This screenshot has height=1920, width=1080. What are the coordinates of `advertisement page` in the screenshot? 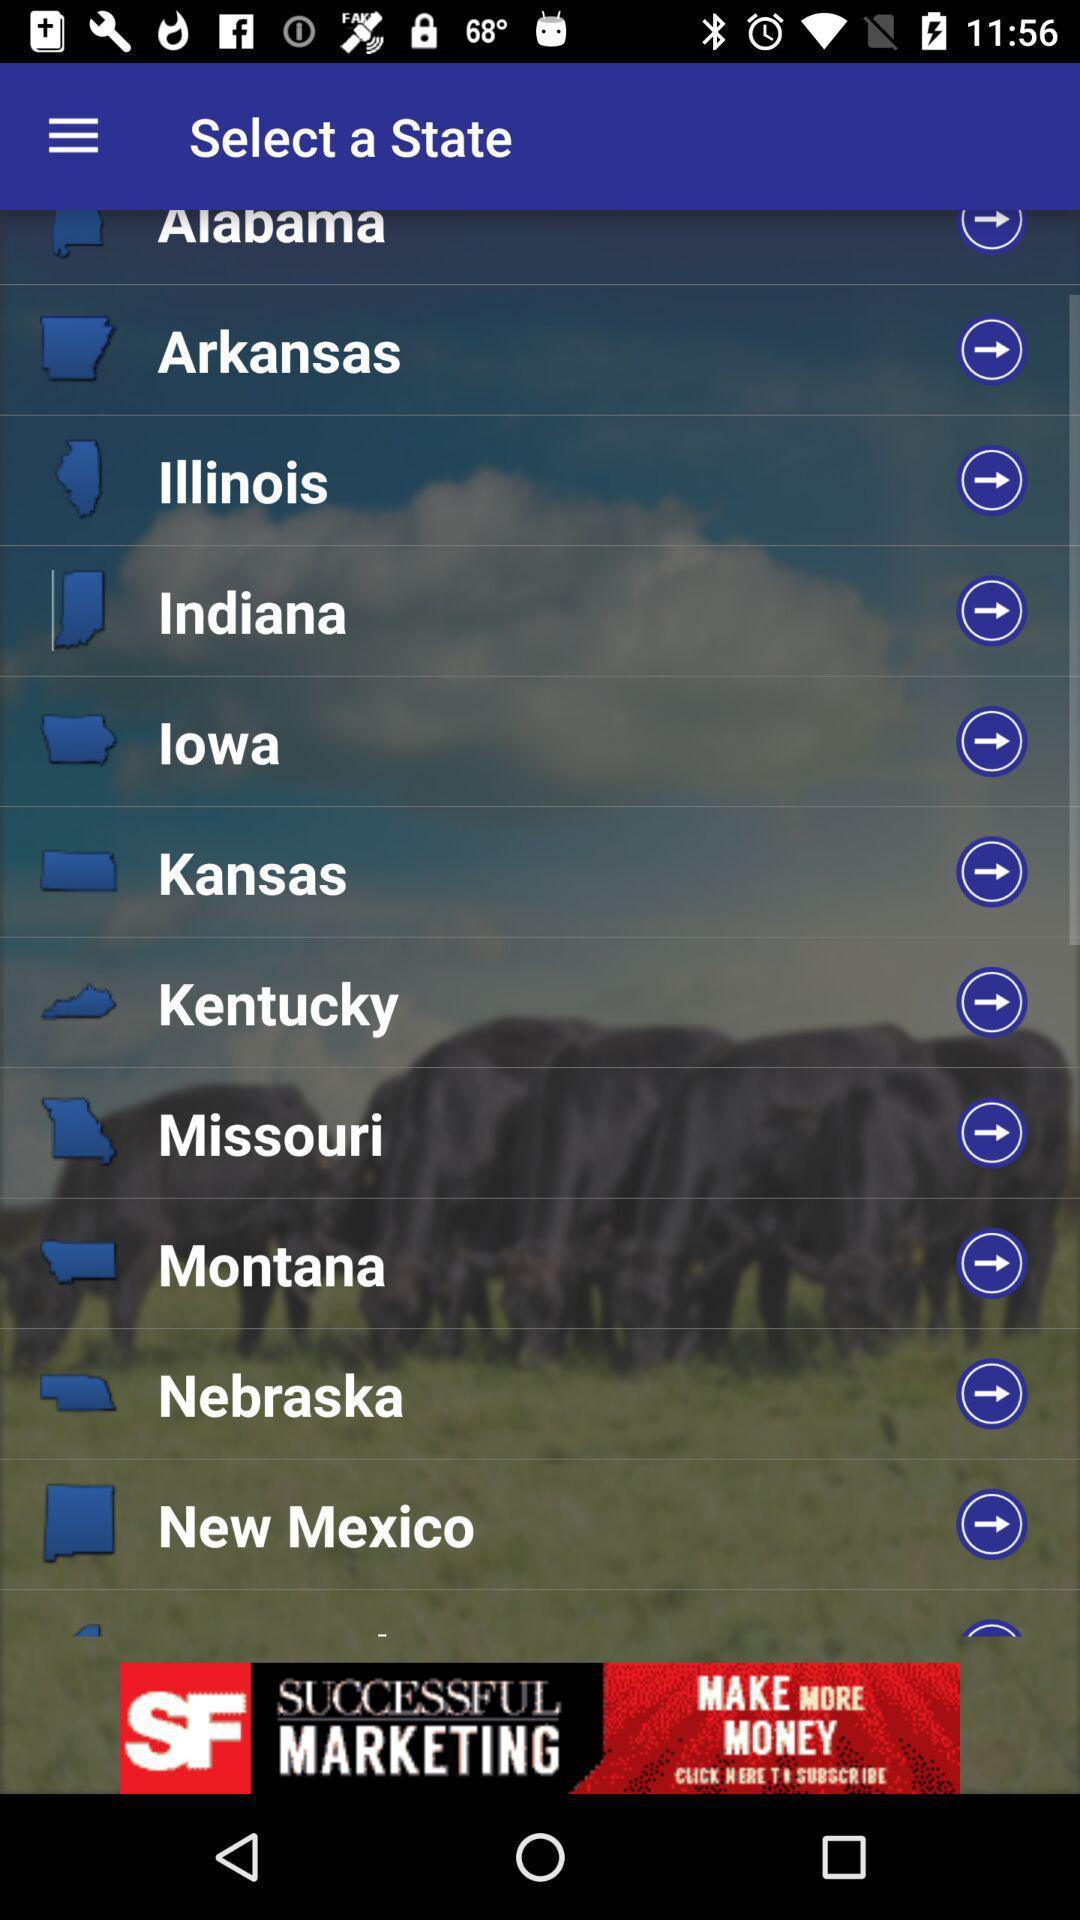 It's located at (540, 1727).